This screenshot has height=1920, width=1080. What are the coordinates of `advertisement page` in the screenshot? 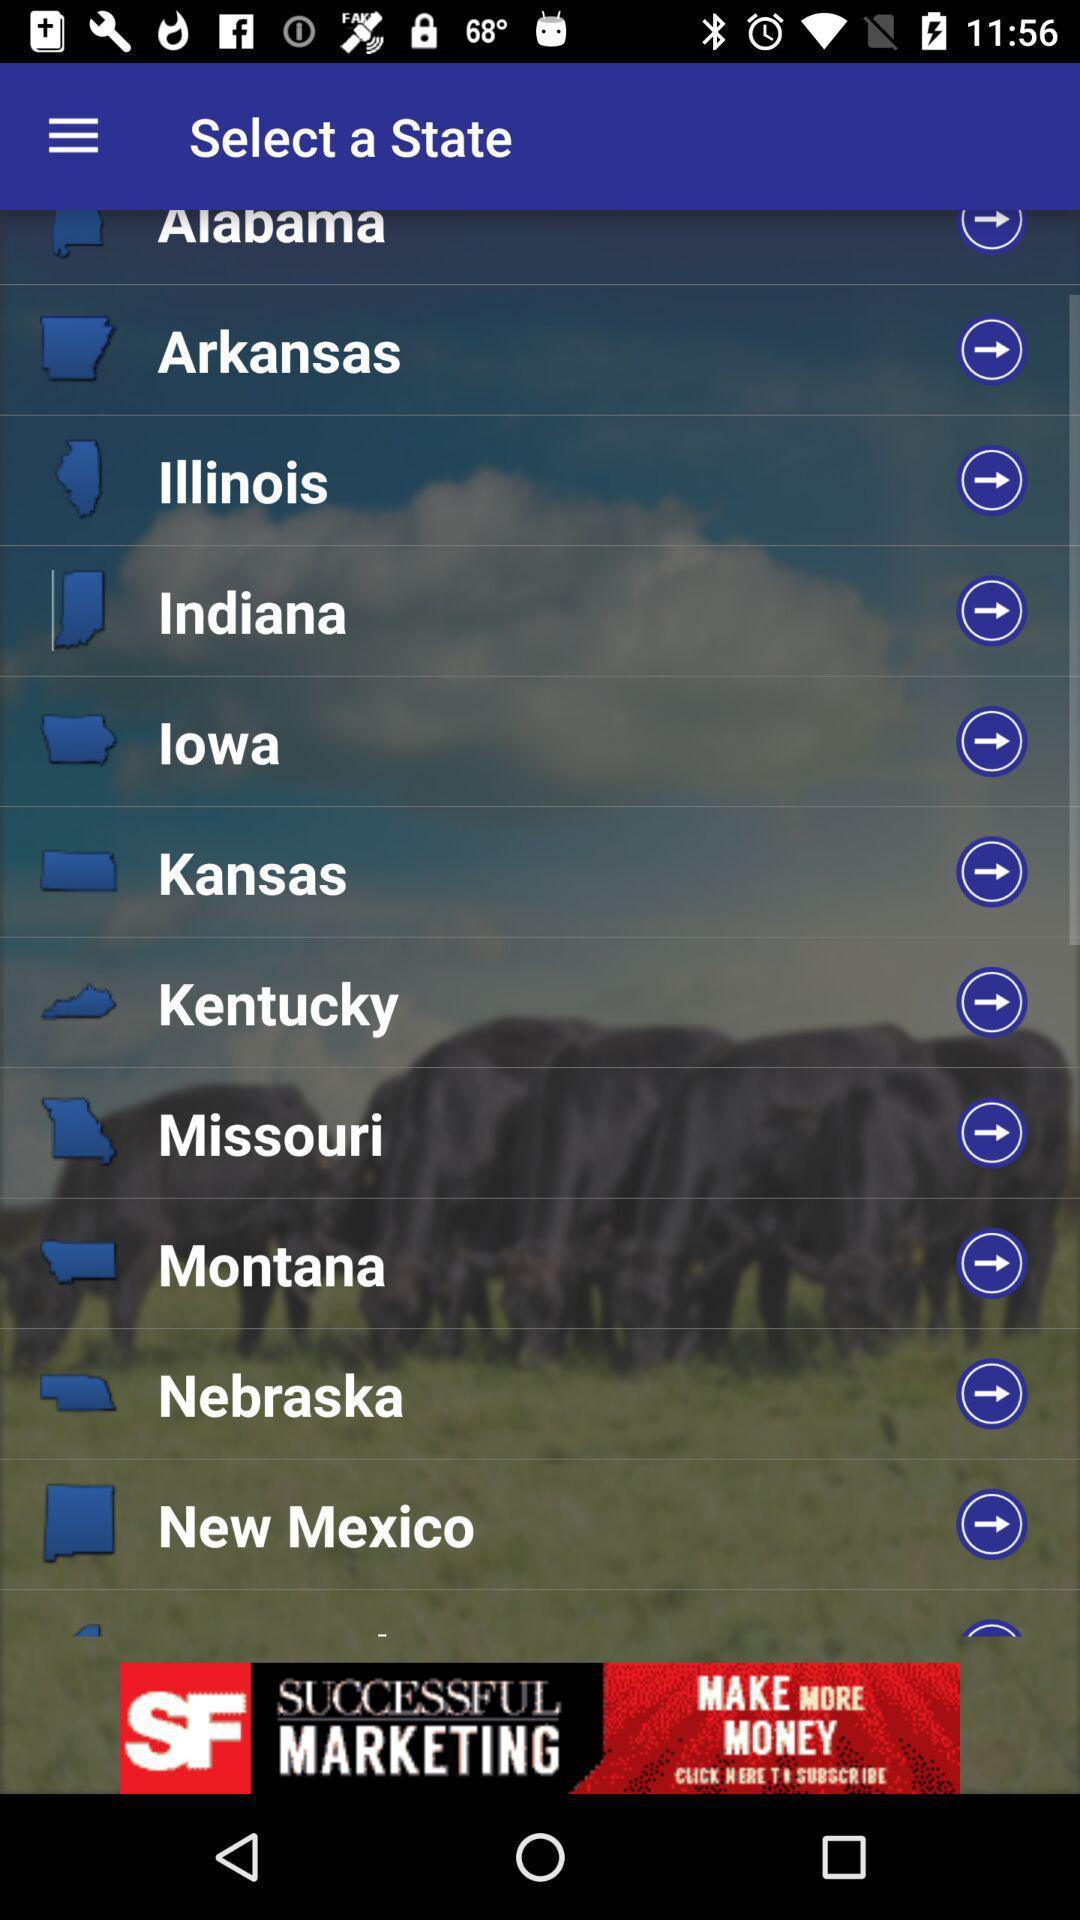 It's located at (540, 1727).